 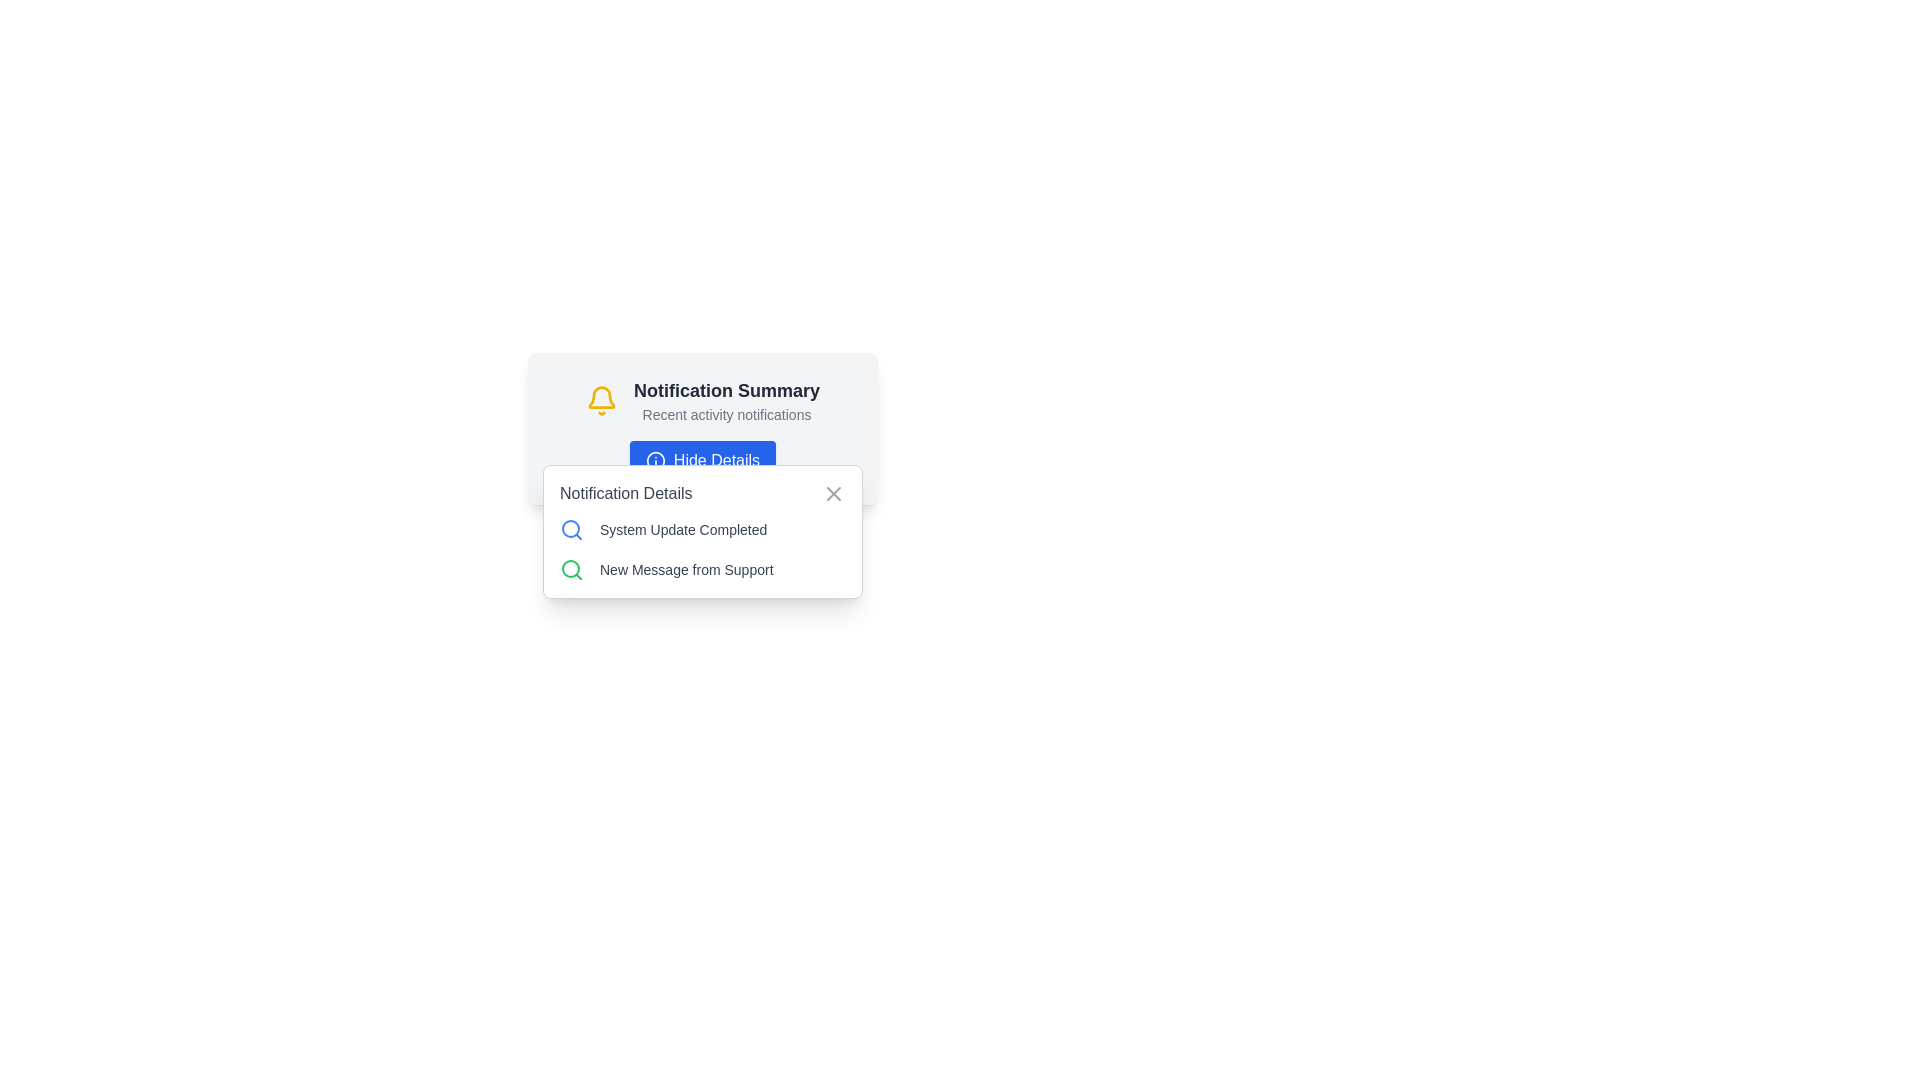 I want to click on the textual label displaying 'Notification Details' which is styled in gray and located next to an interactive icon, so click(x=625, y=493).